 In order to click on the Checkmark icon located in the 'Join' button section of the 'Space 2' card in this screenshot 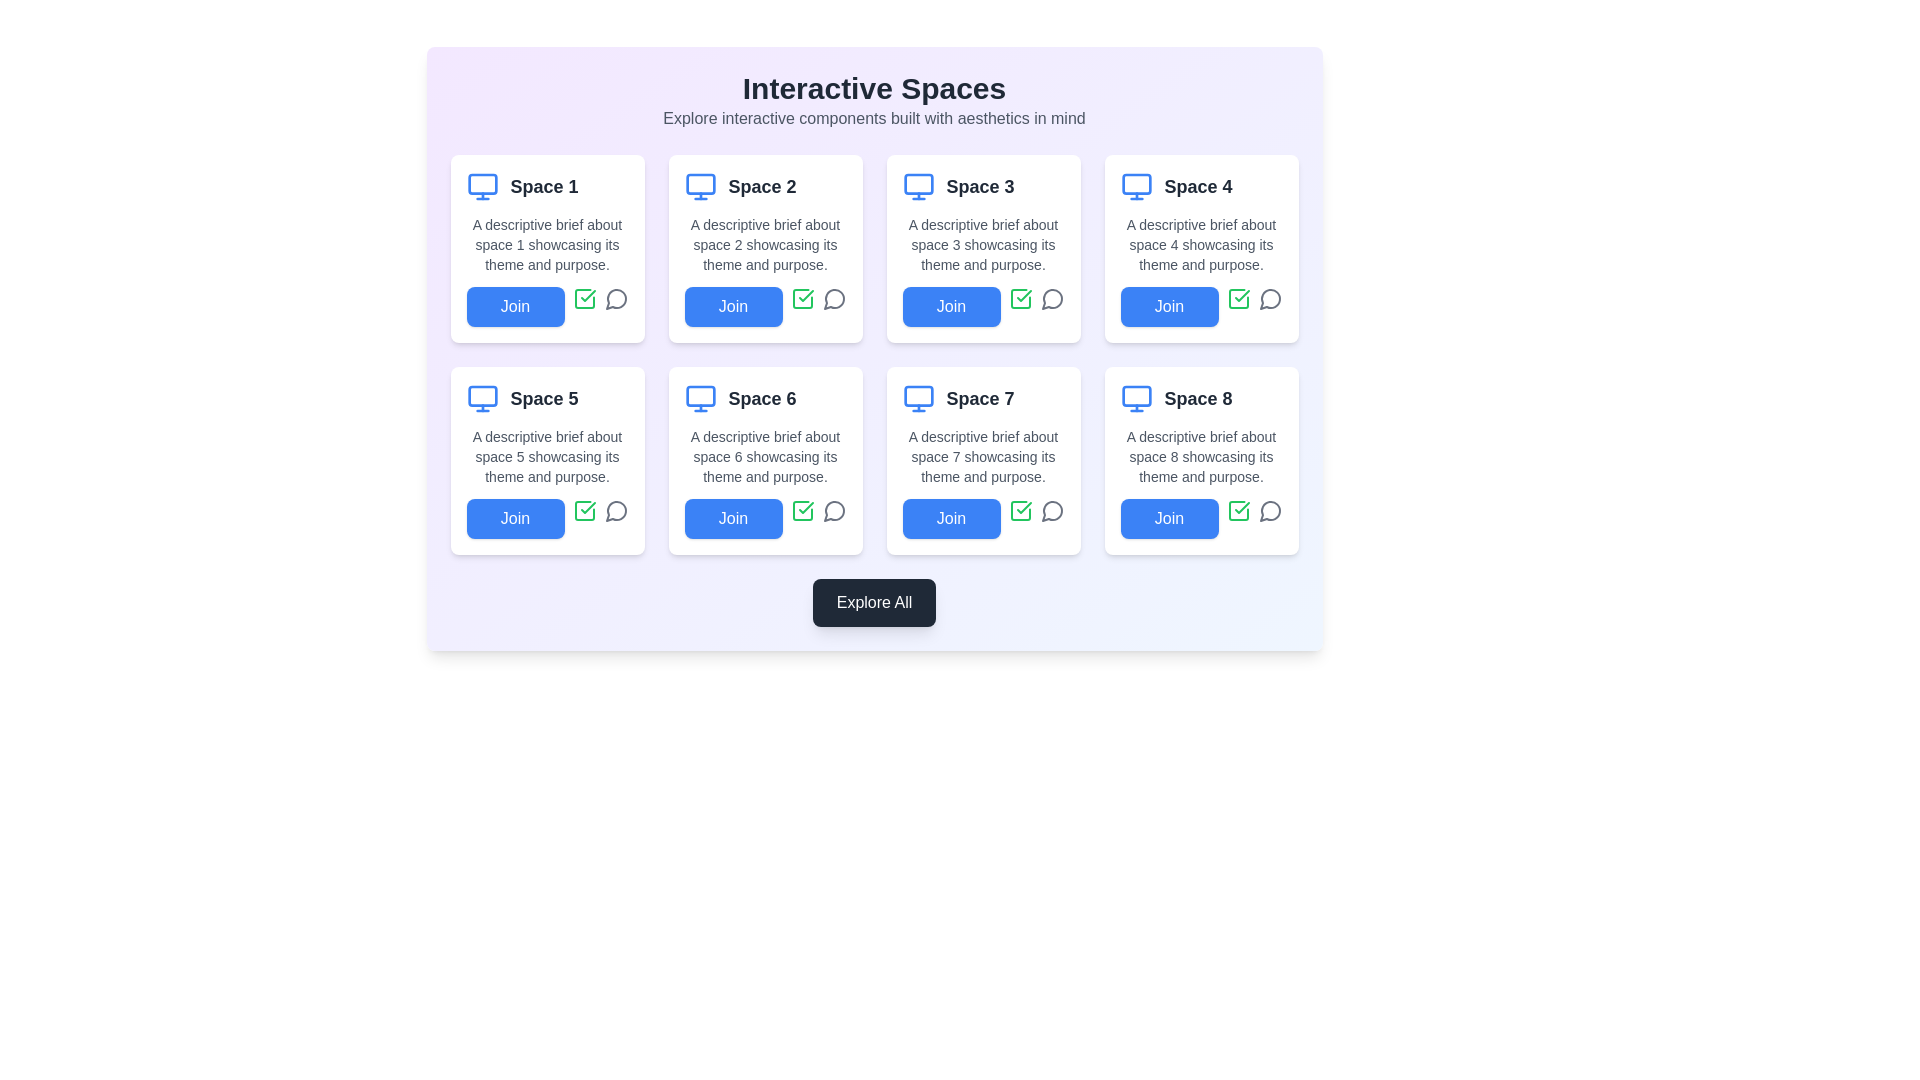, I will do `click(587, 296)`.